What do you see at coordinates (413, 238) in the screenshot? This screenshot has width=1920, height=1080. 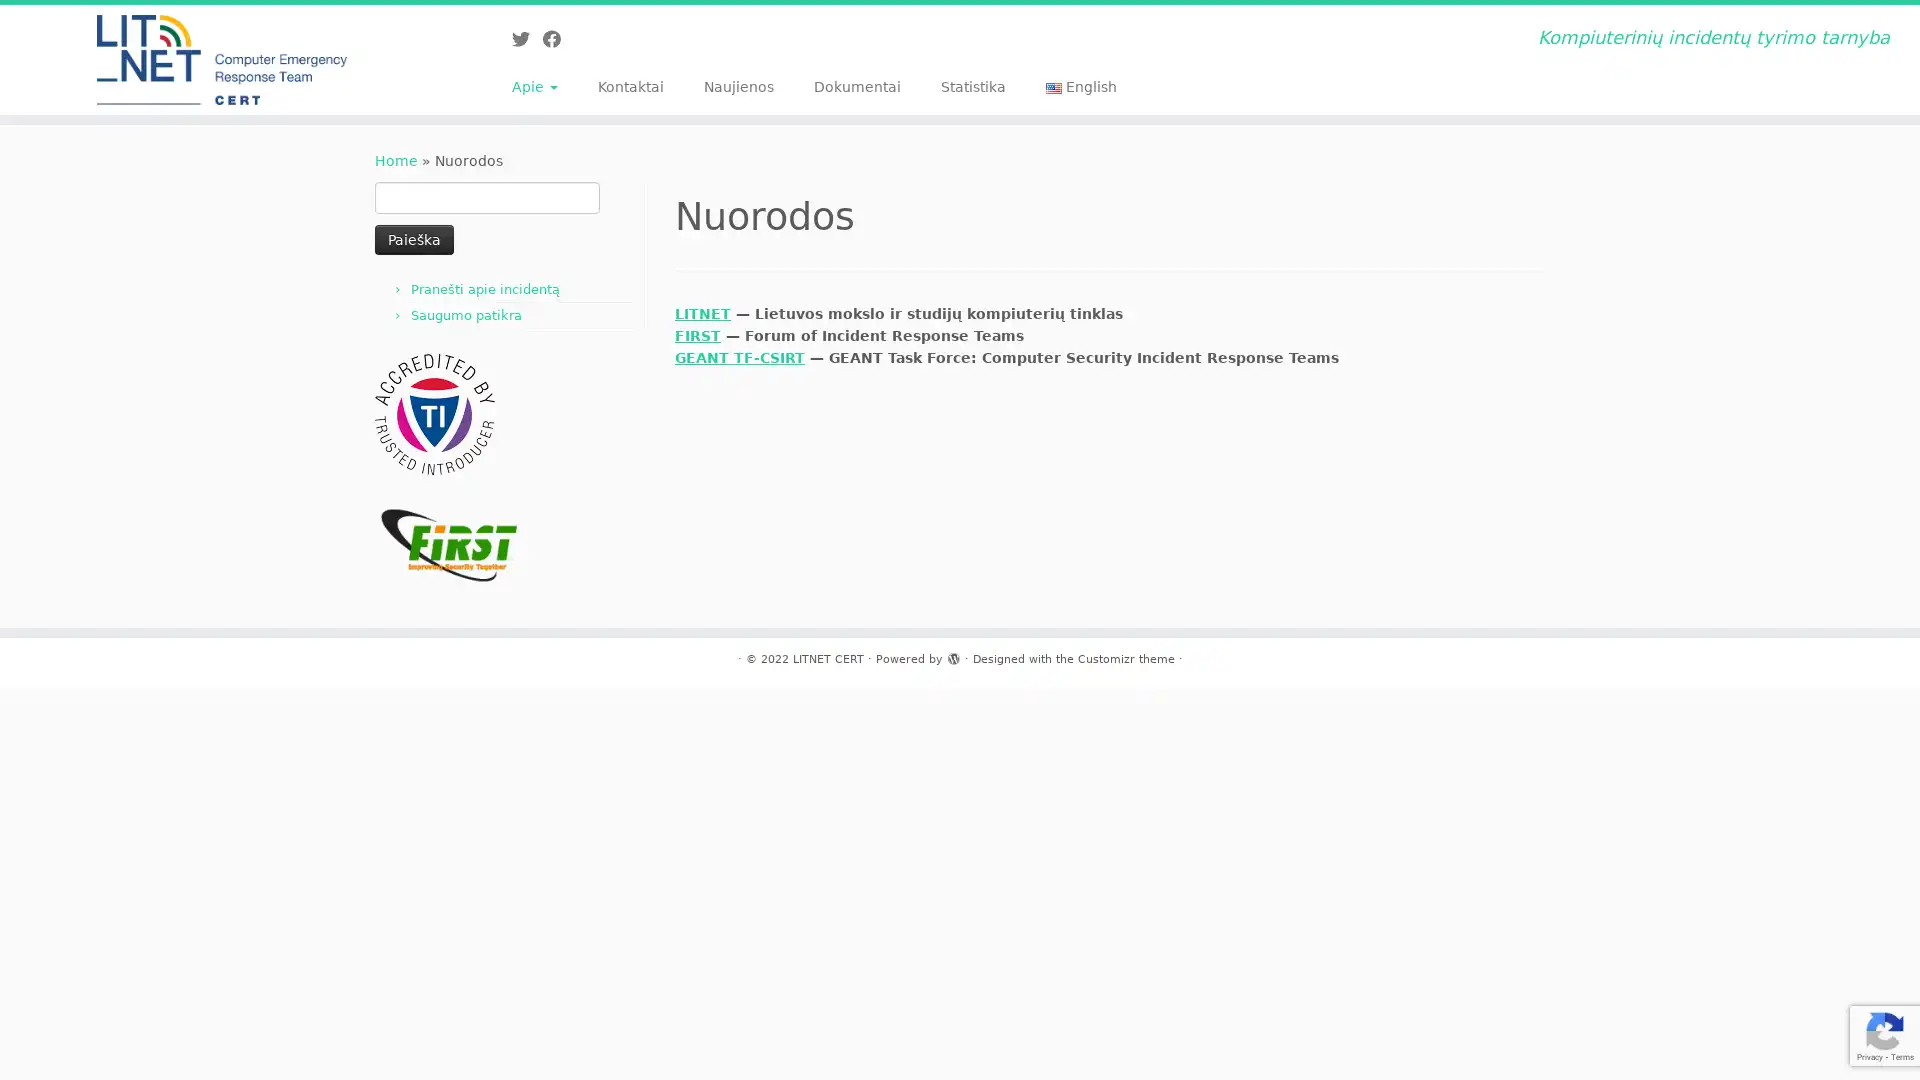 I see `Paieska` at bounding box center [413, 238].